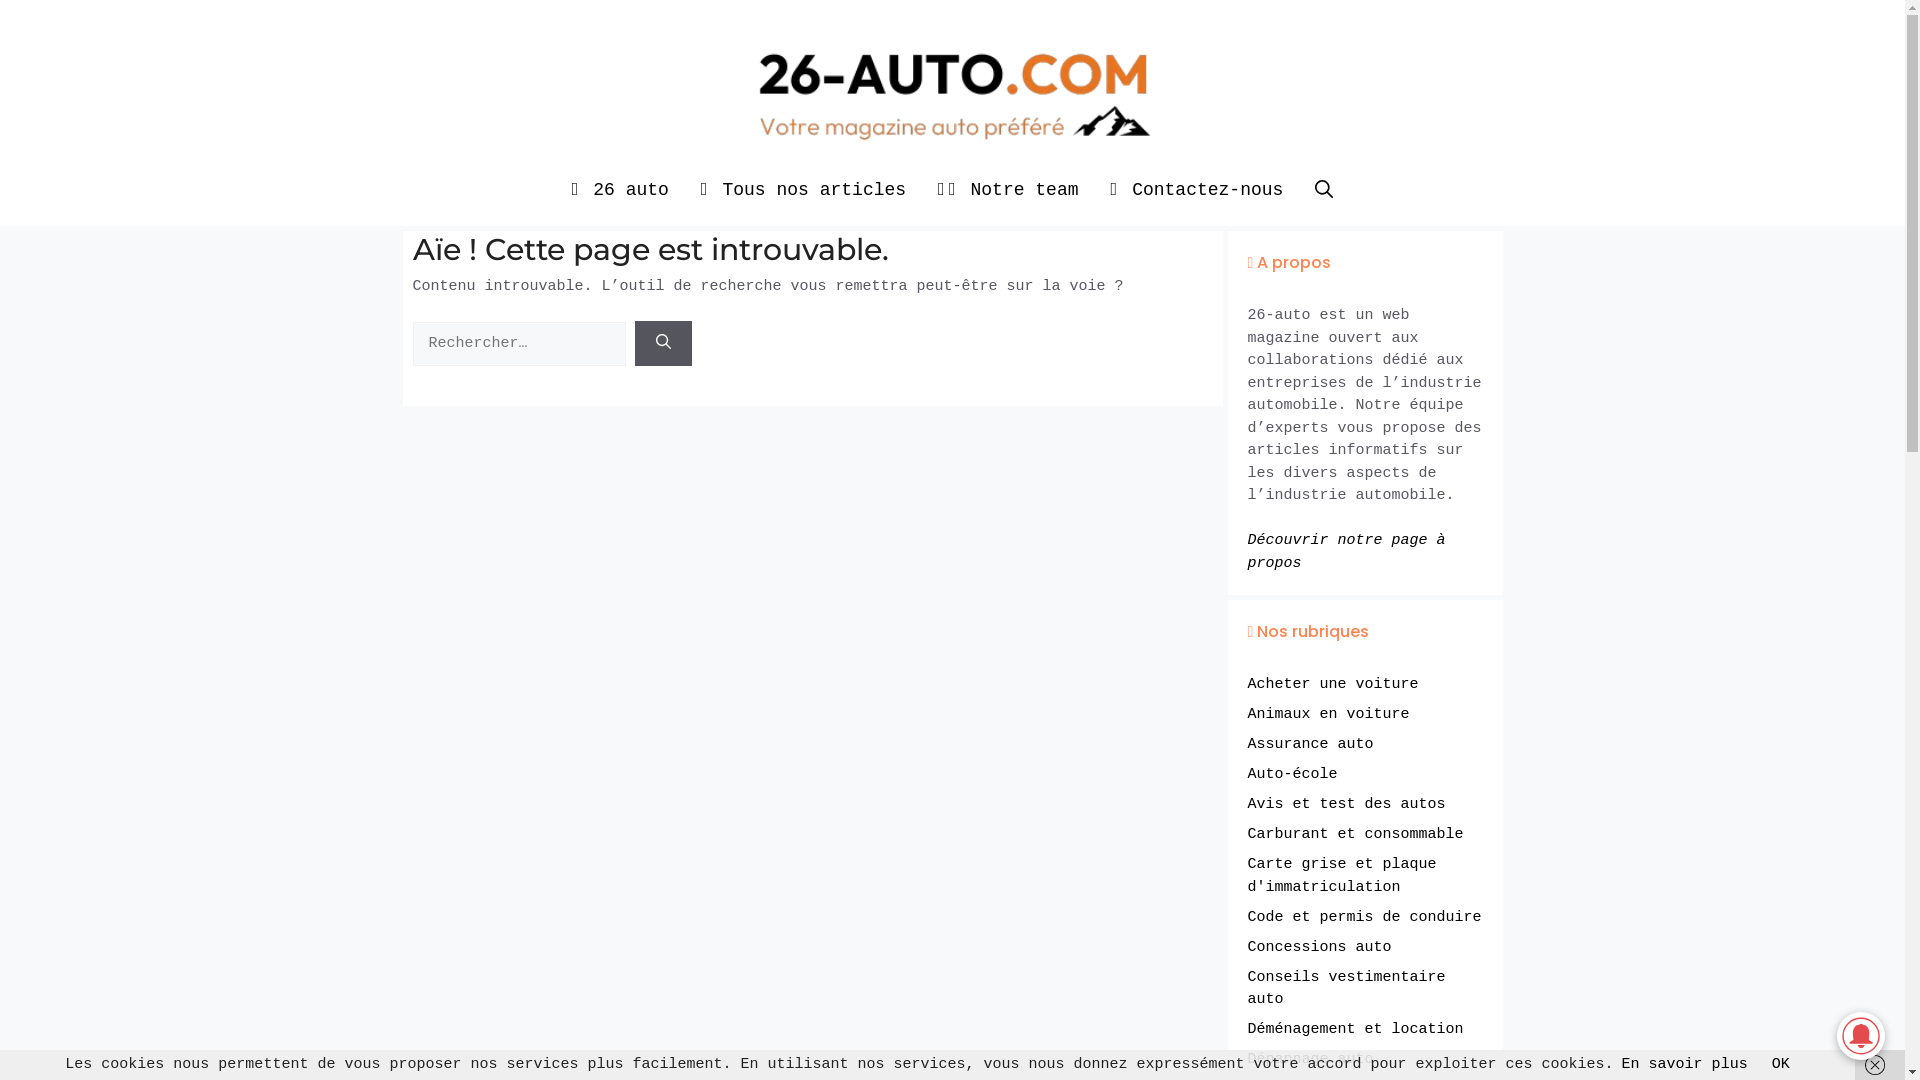 This screenshot has height=1080, width=1920. What do you see at coordinates (1333, 683) in the screenshot?
I see `'Acheter une voiture'` at bounding box center [1333, 683].